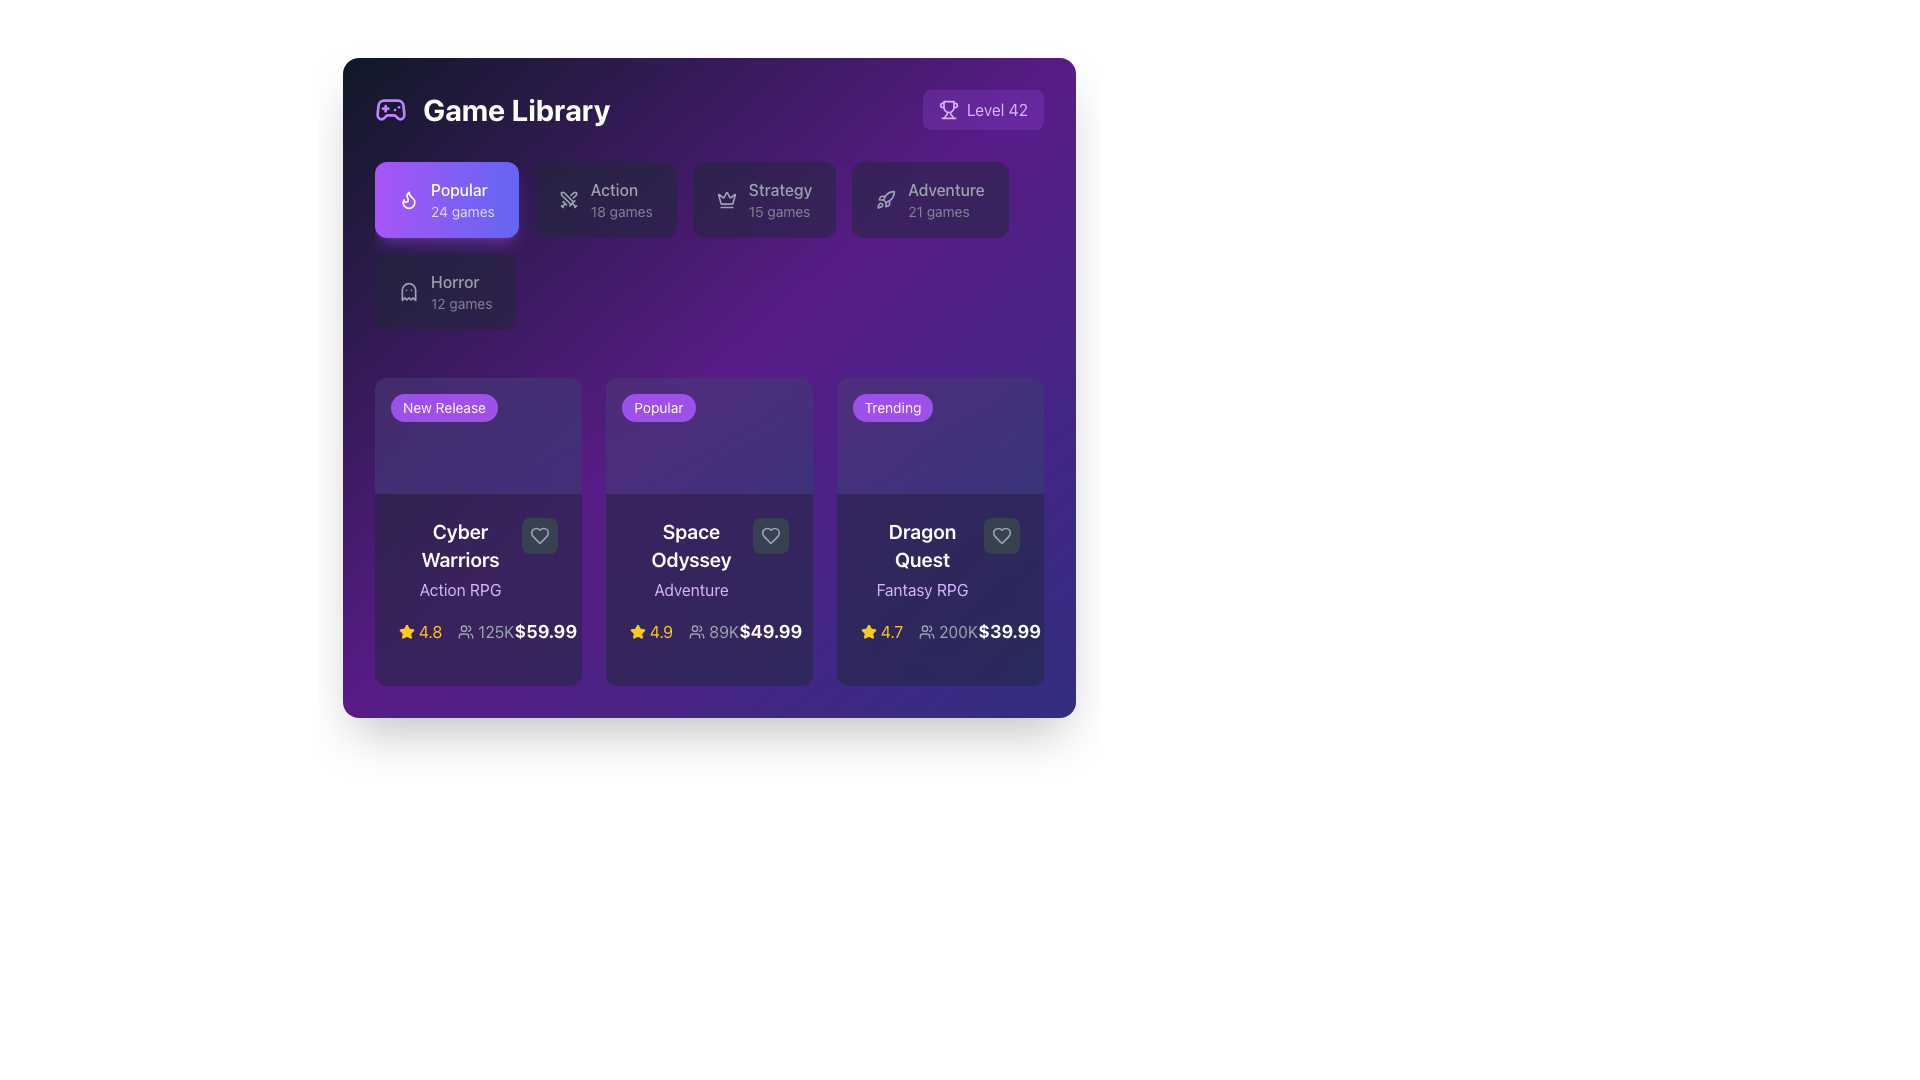 This screenshot has height=1080, width=1920. Describe the element at coordinates (459, 589) in the screenshot. I see `the static text label displaying 'Action RPG' in purple, located beneath the title 'Cyber Warriors' within the first game card in the game library grid` at that location.